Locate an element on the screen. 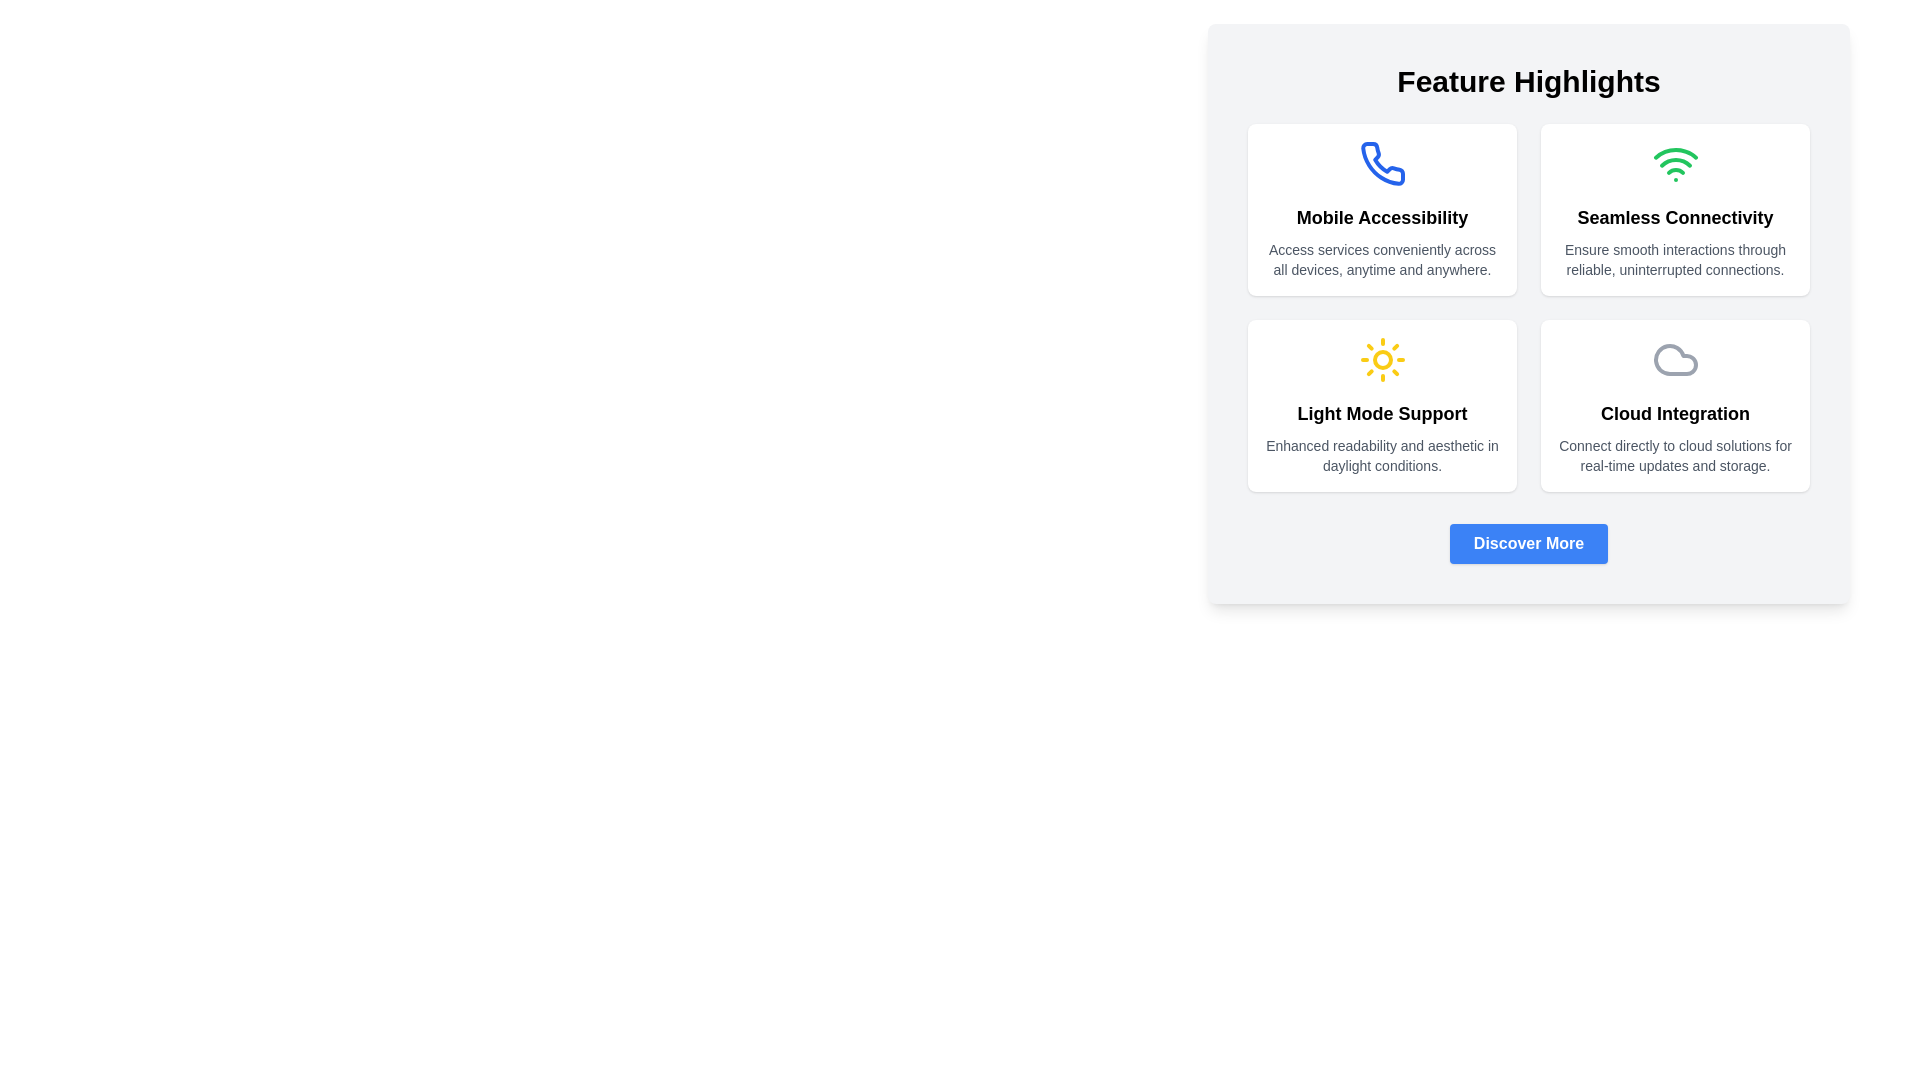  the Informational card titled 'Light Mode Support' which features a yellow sun icon and a description about enhanced readability in daylight conditions is located at coordinates (1381, 405).